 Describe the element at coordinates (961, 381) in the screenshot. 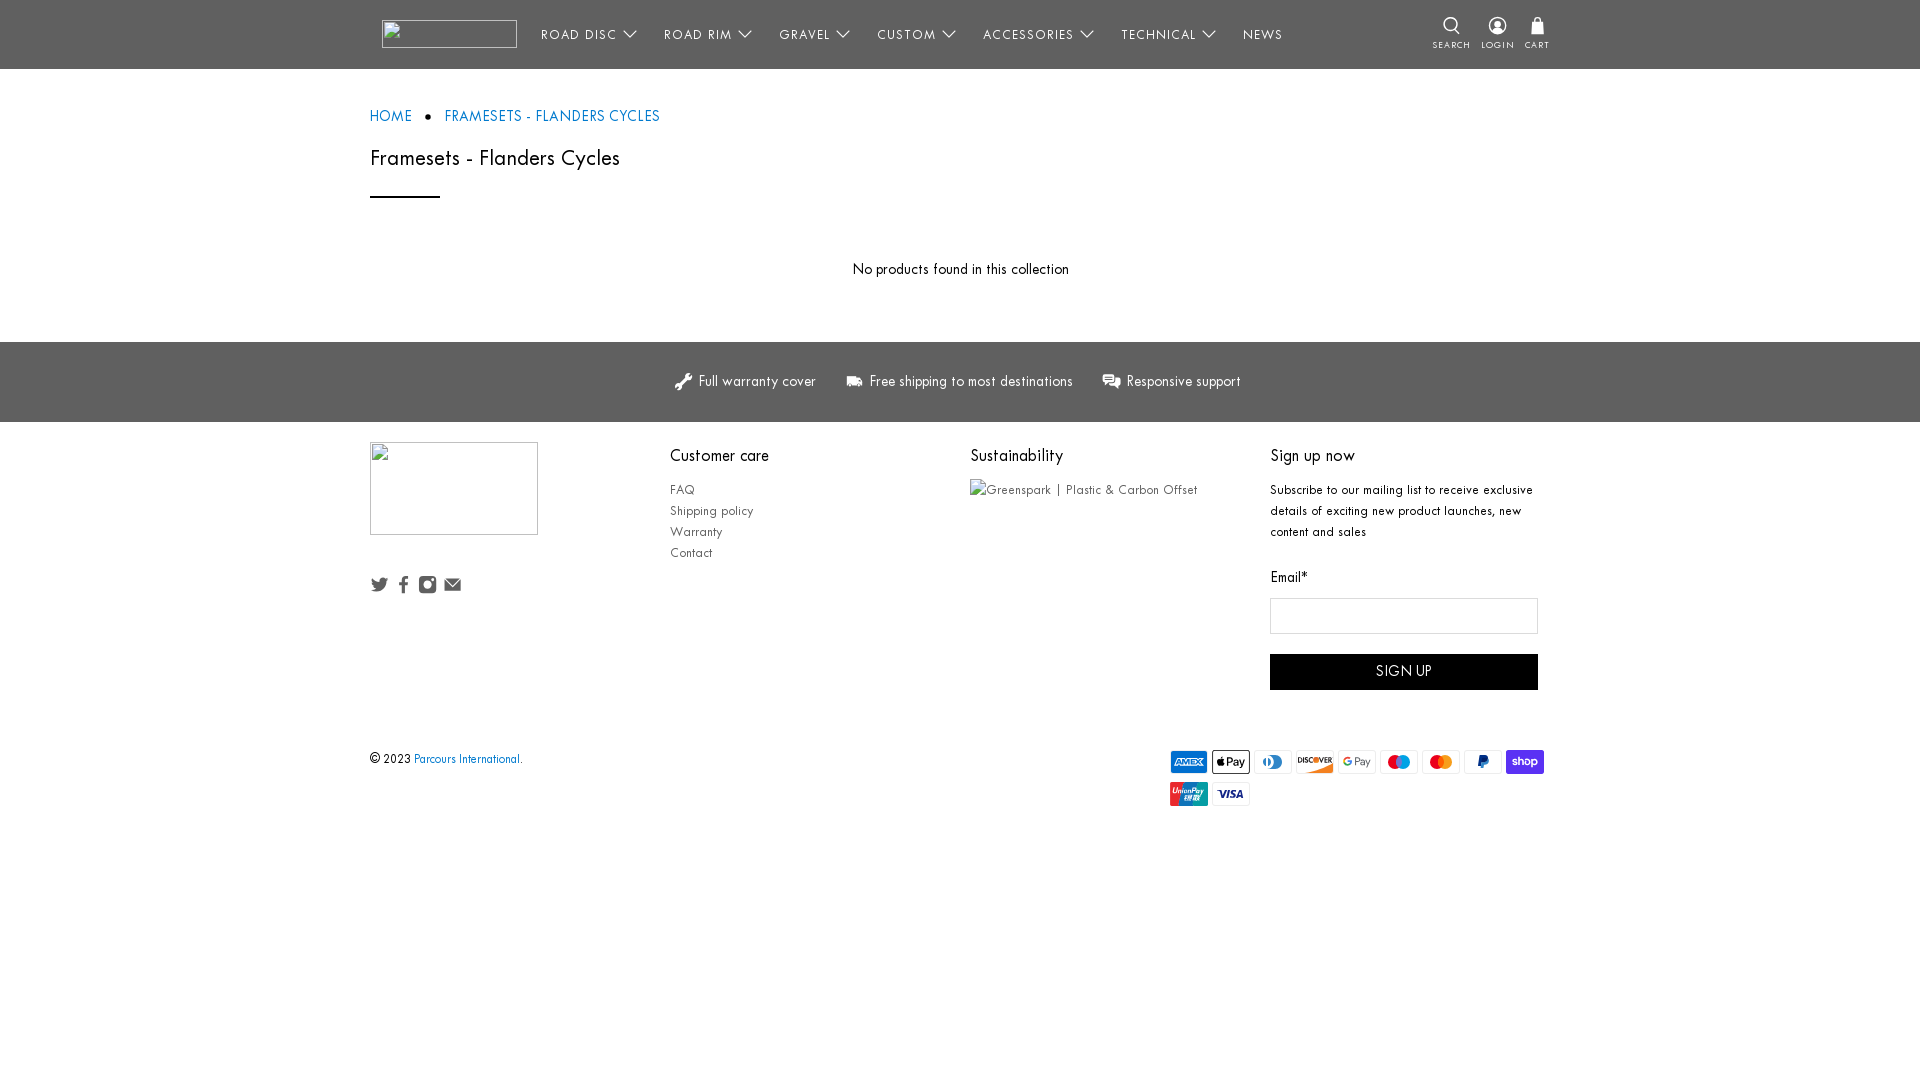

I see `'Free shipping to most destinations'` at that location.